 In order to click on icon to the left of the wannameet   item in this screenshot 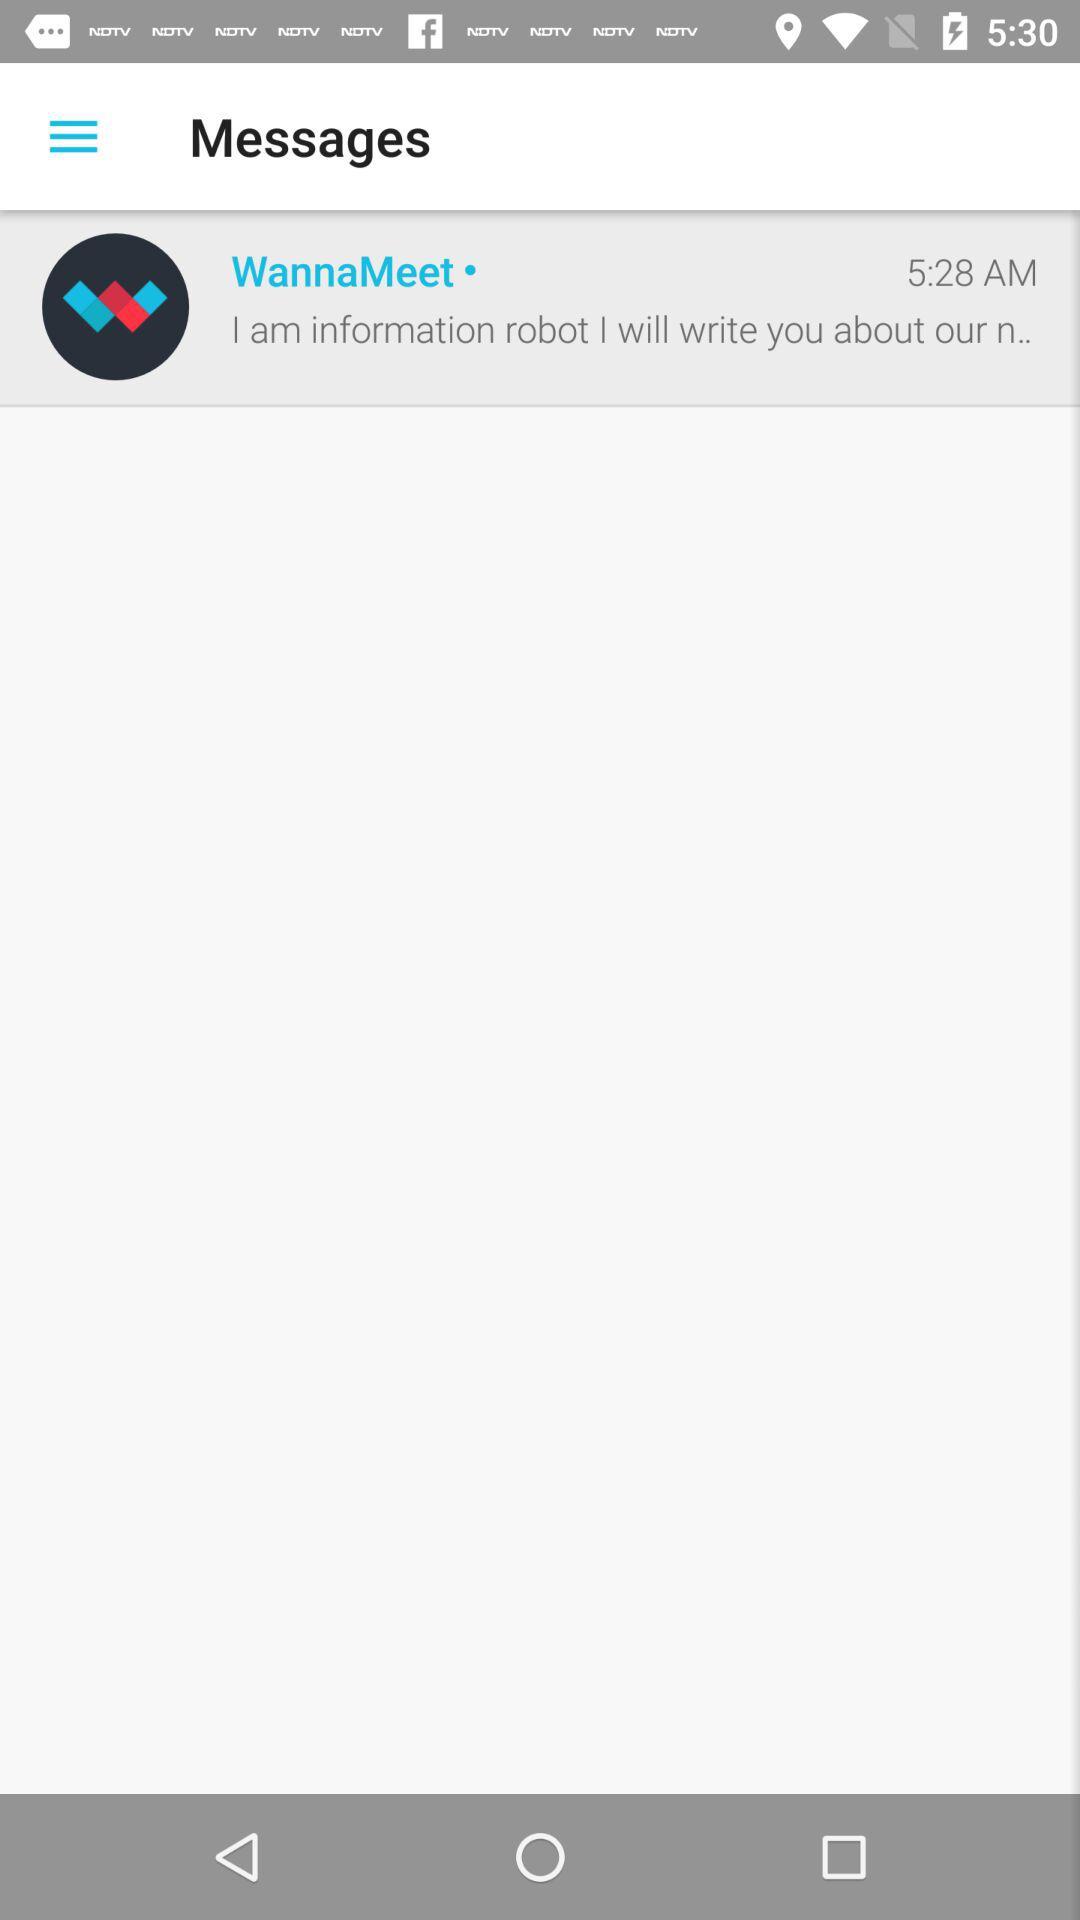, I will do `click(115, 305)`.